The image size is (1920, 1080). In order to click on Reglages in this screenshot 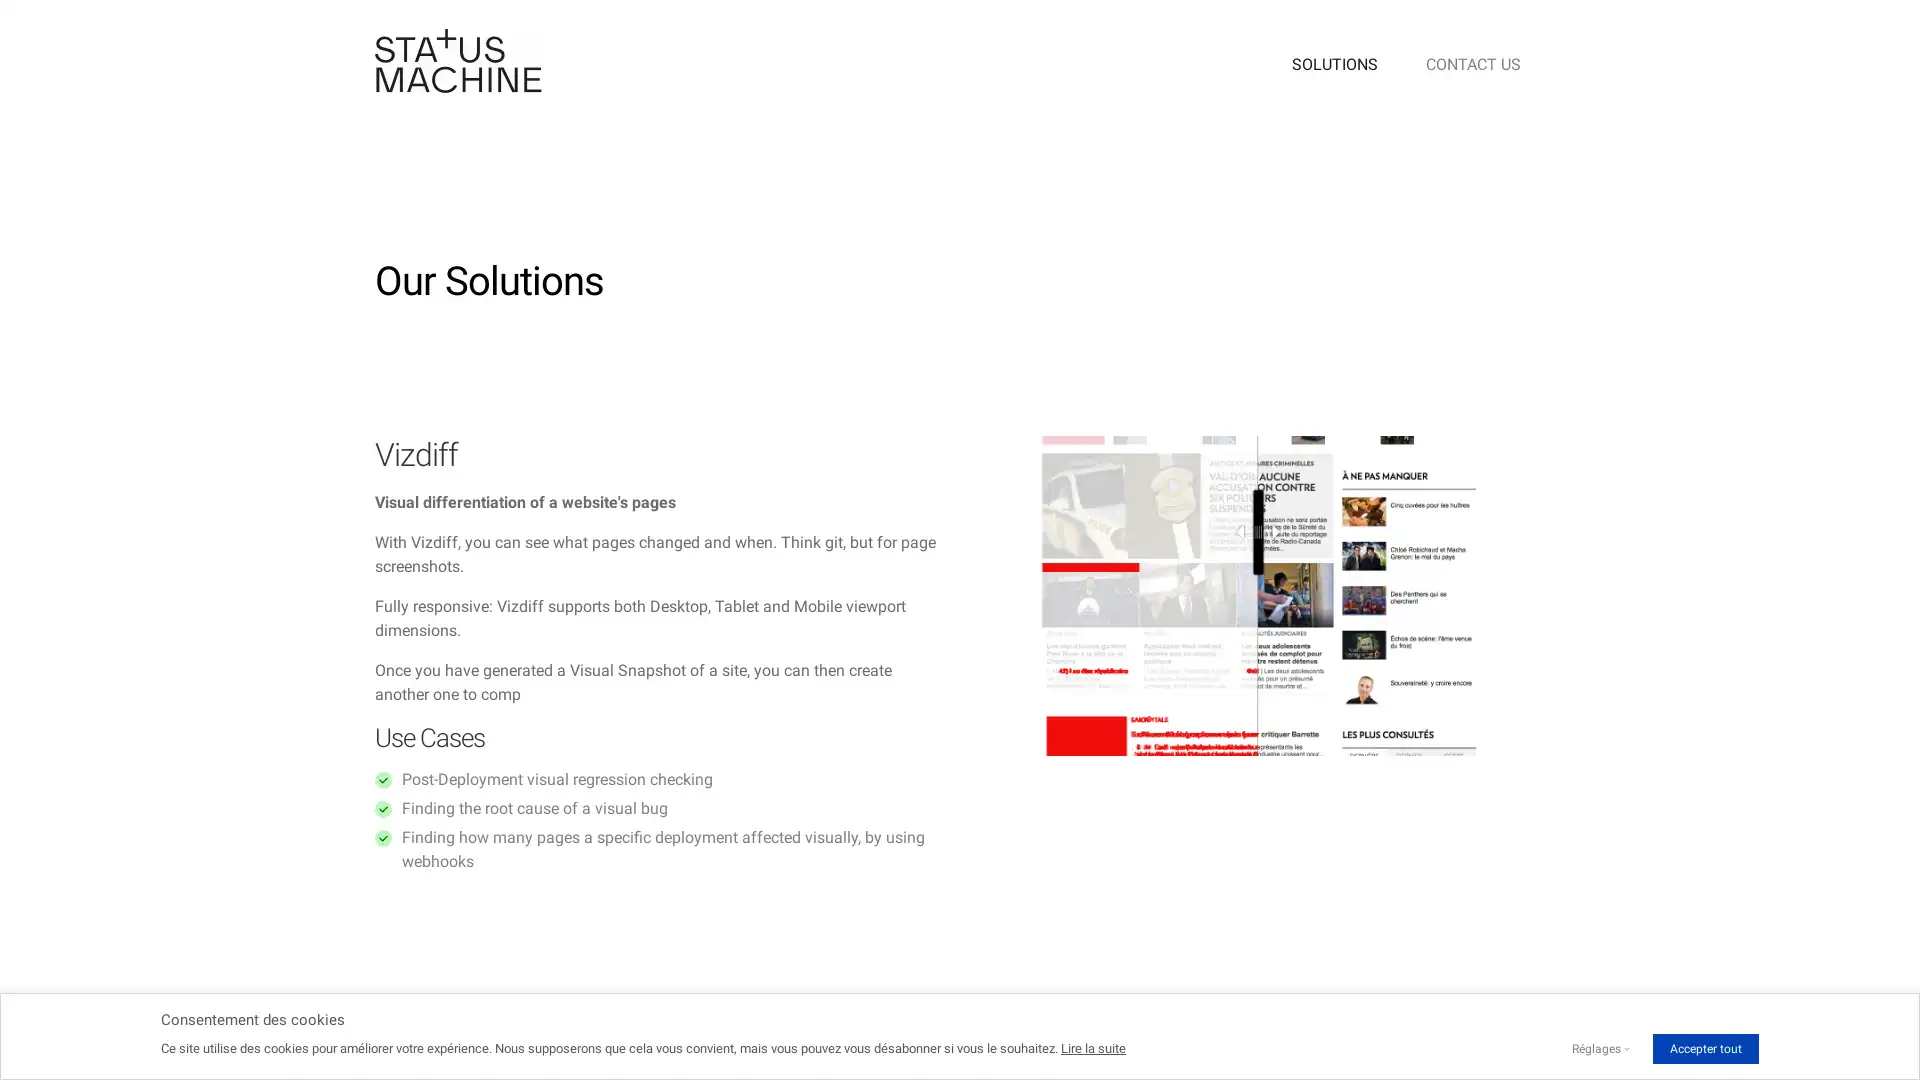, I will do `click(1595, 1048)`.